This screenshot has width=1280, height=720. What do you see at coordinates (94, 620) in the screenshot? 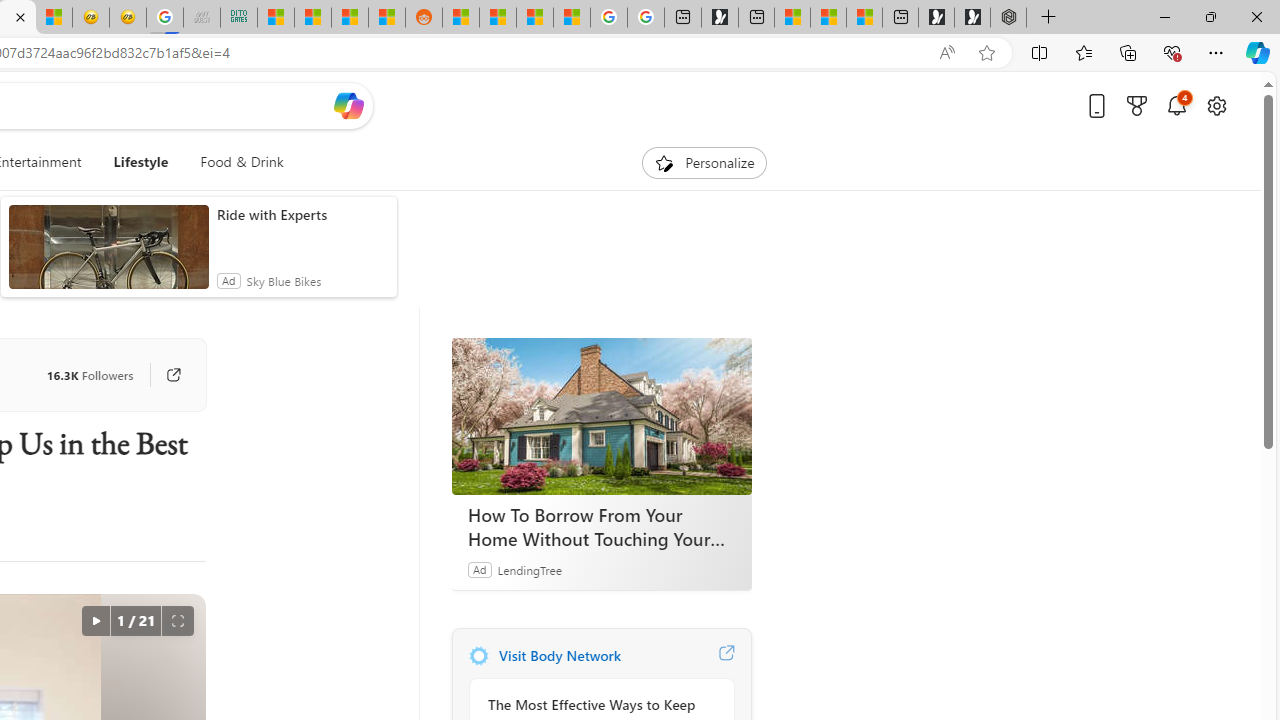
I see `'autorotate button'` at bounding box center [94, 620].